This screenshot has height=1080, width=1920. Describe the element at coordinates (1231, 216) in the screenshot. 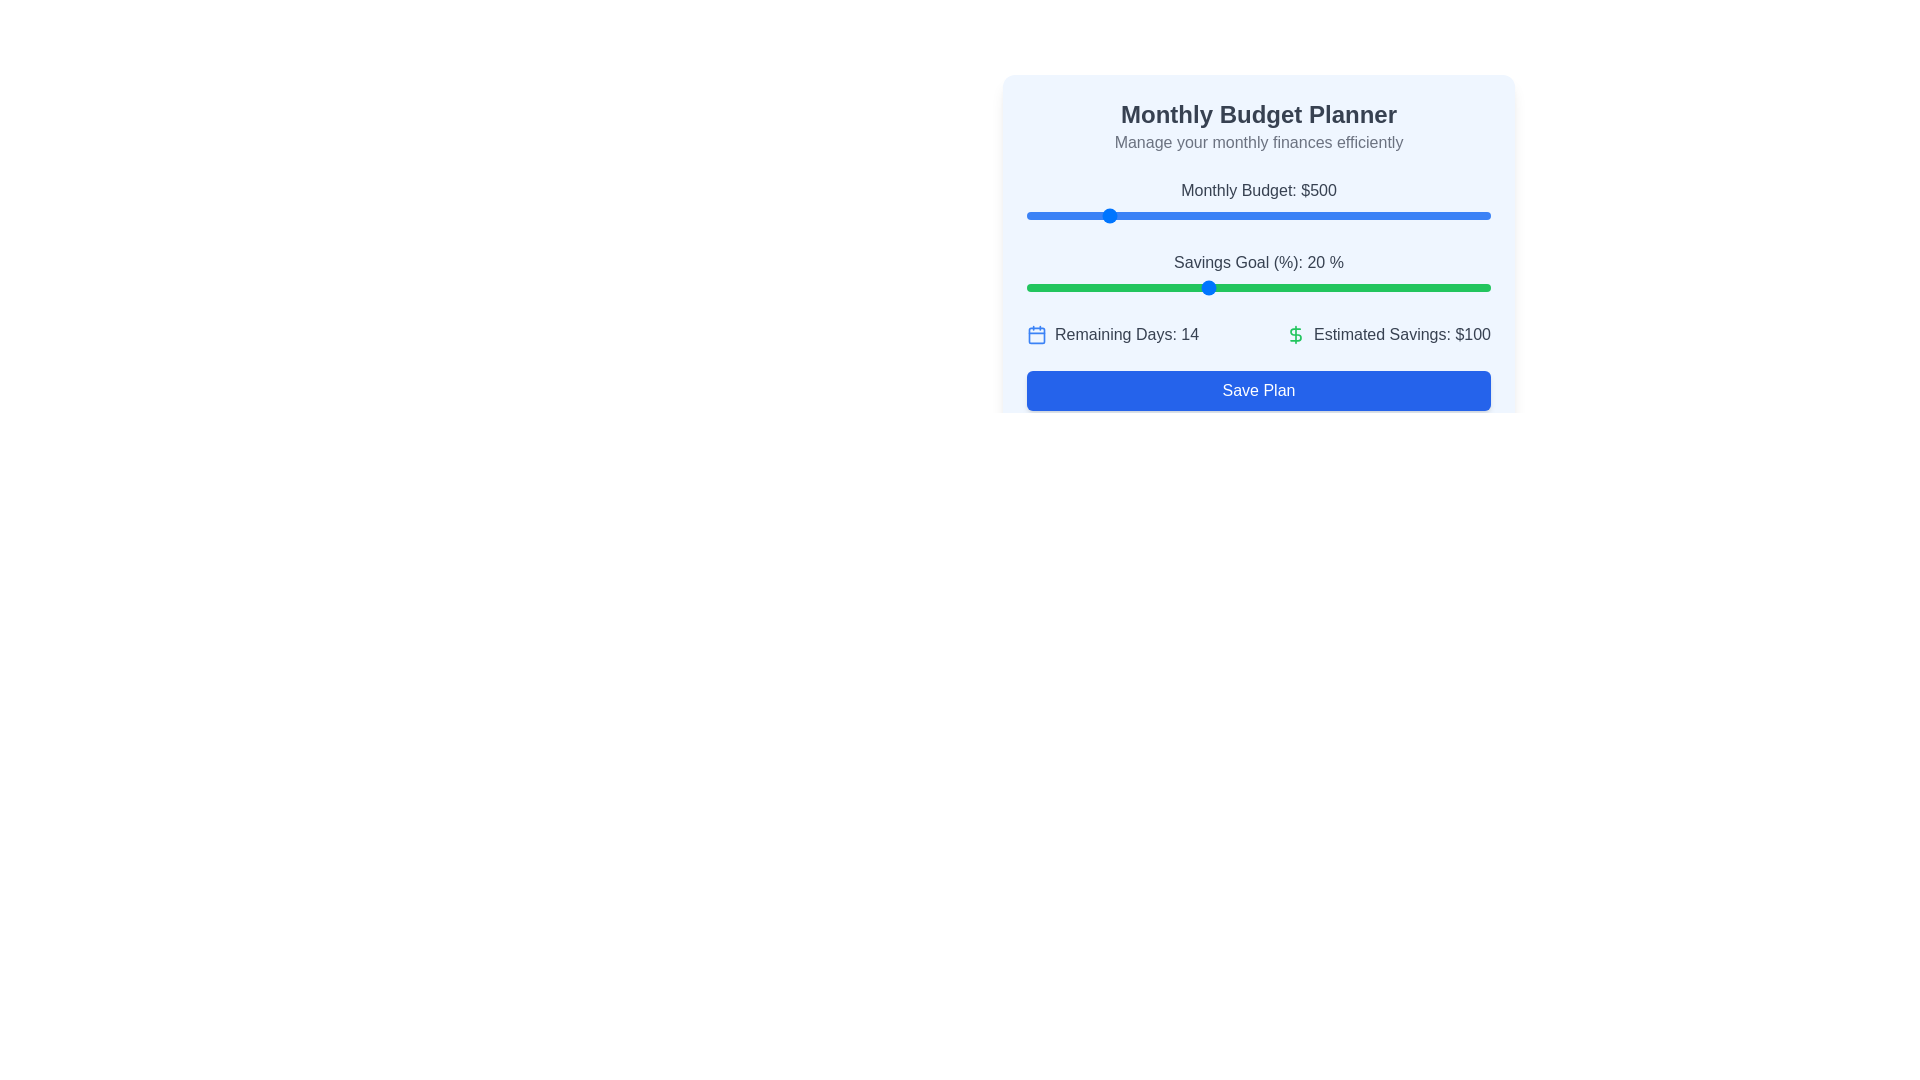

I see `the budget` at that location.